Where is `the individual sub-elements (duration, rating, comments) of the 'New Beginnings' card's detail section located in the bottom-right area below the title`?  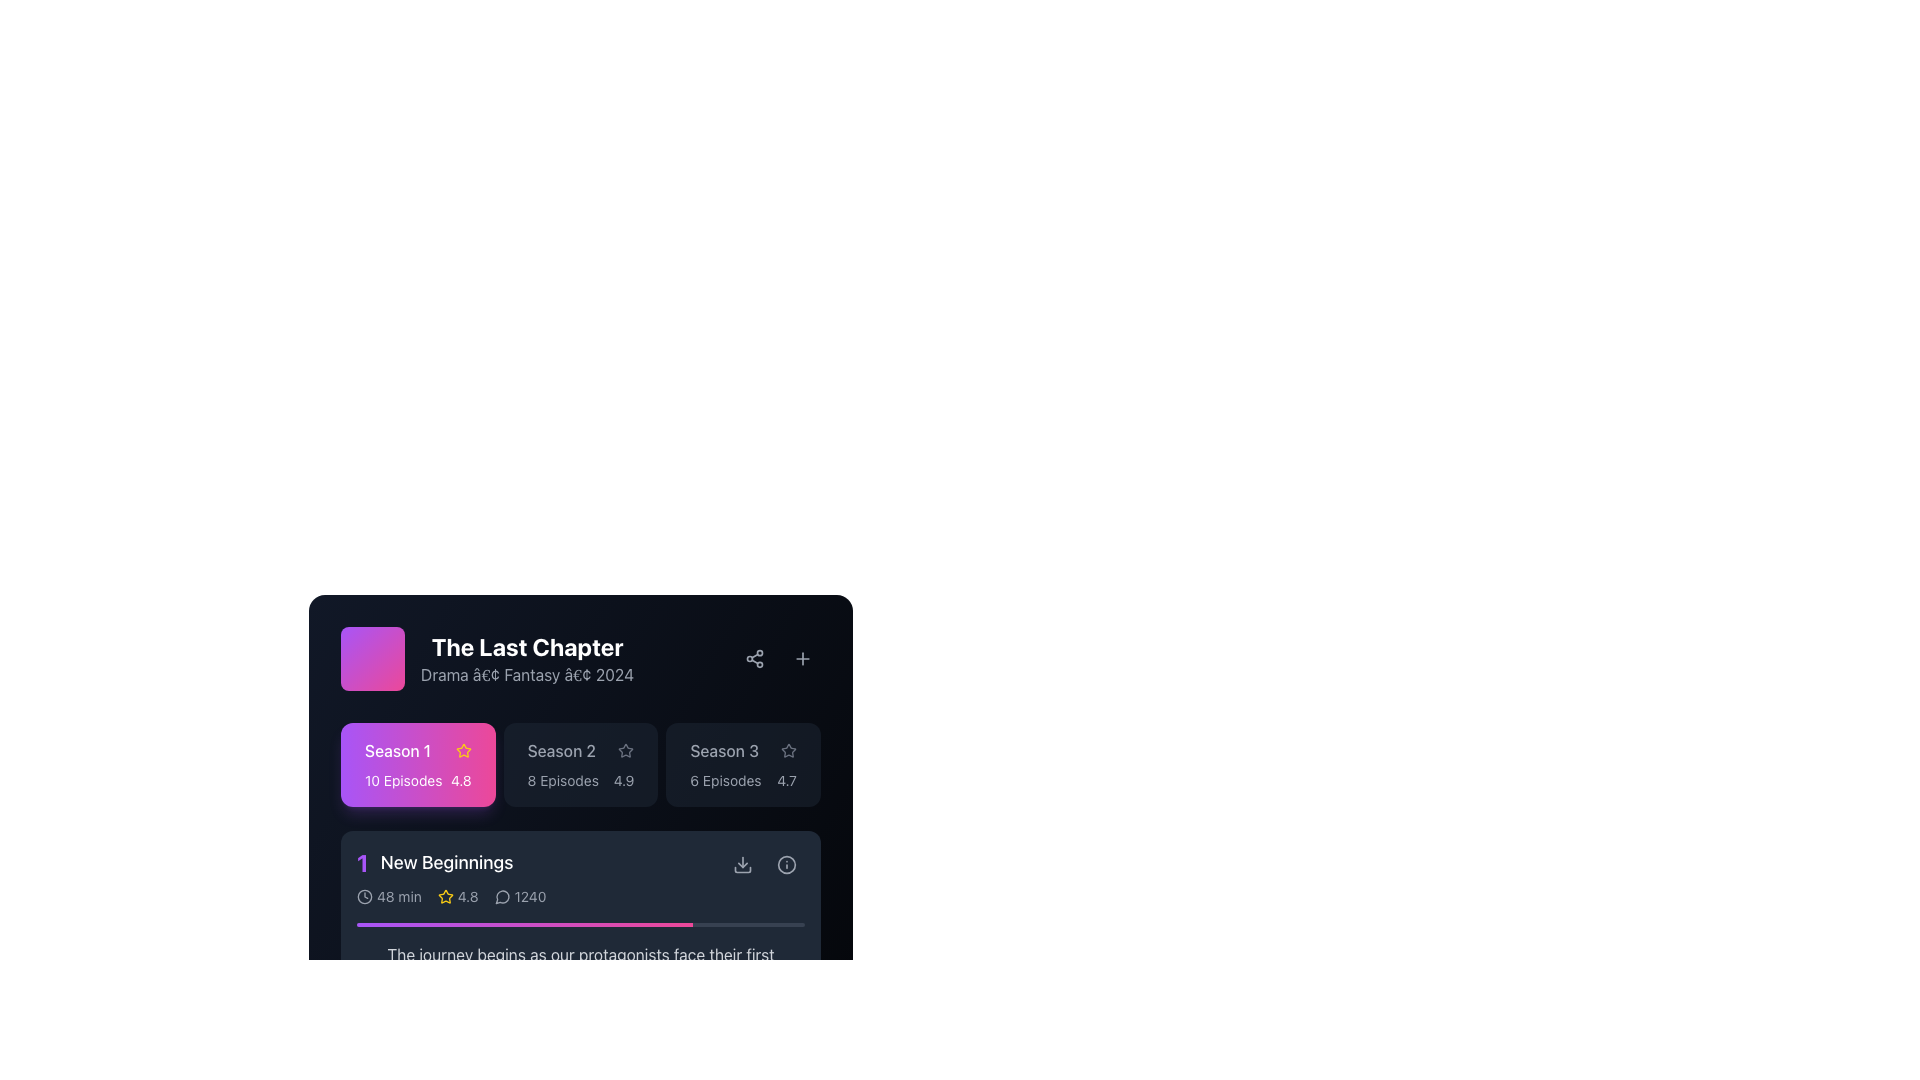
the individual sub-elements (duration, rating, comments) of the 'New Beginnings' card's detail section located in the bottom-right area below the title is located at coordinates (541, 896).